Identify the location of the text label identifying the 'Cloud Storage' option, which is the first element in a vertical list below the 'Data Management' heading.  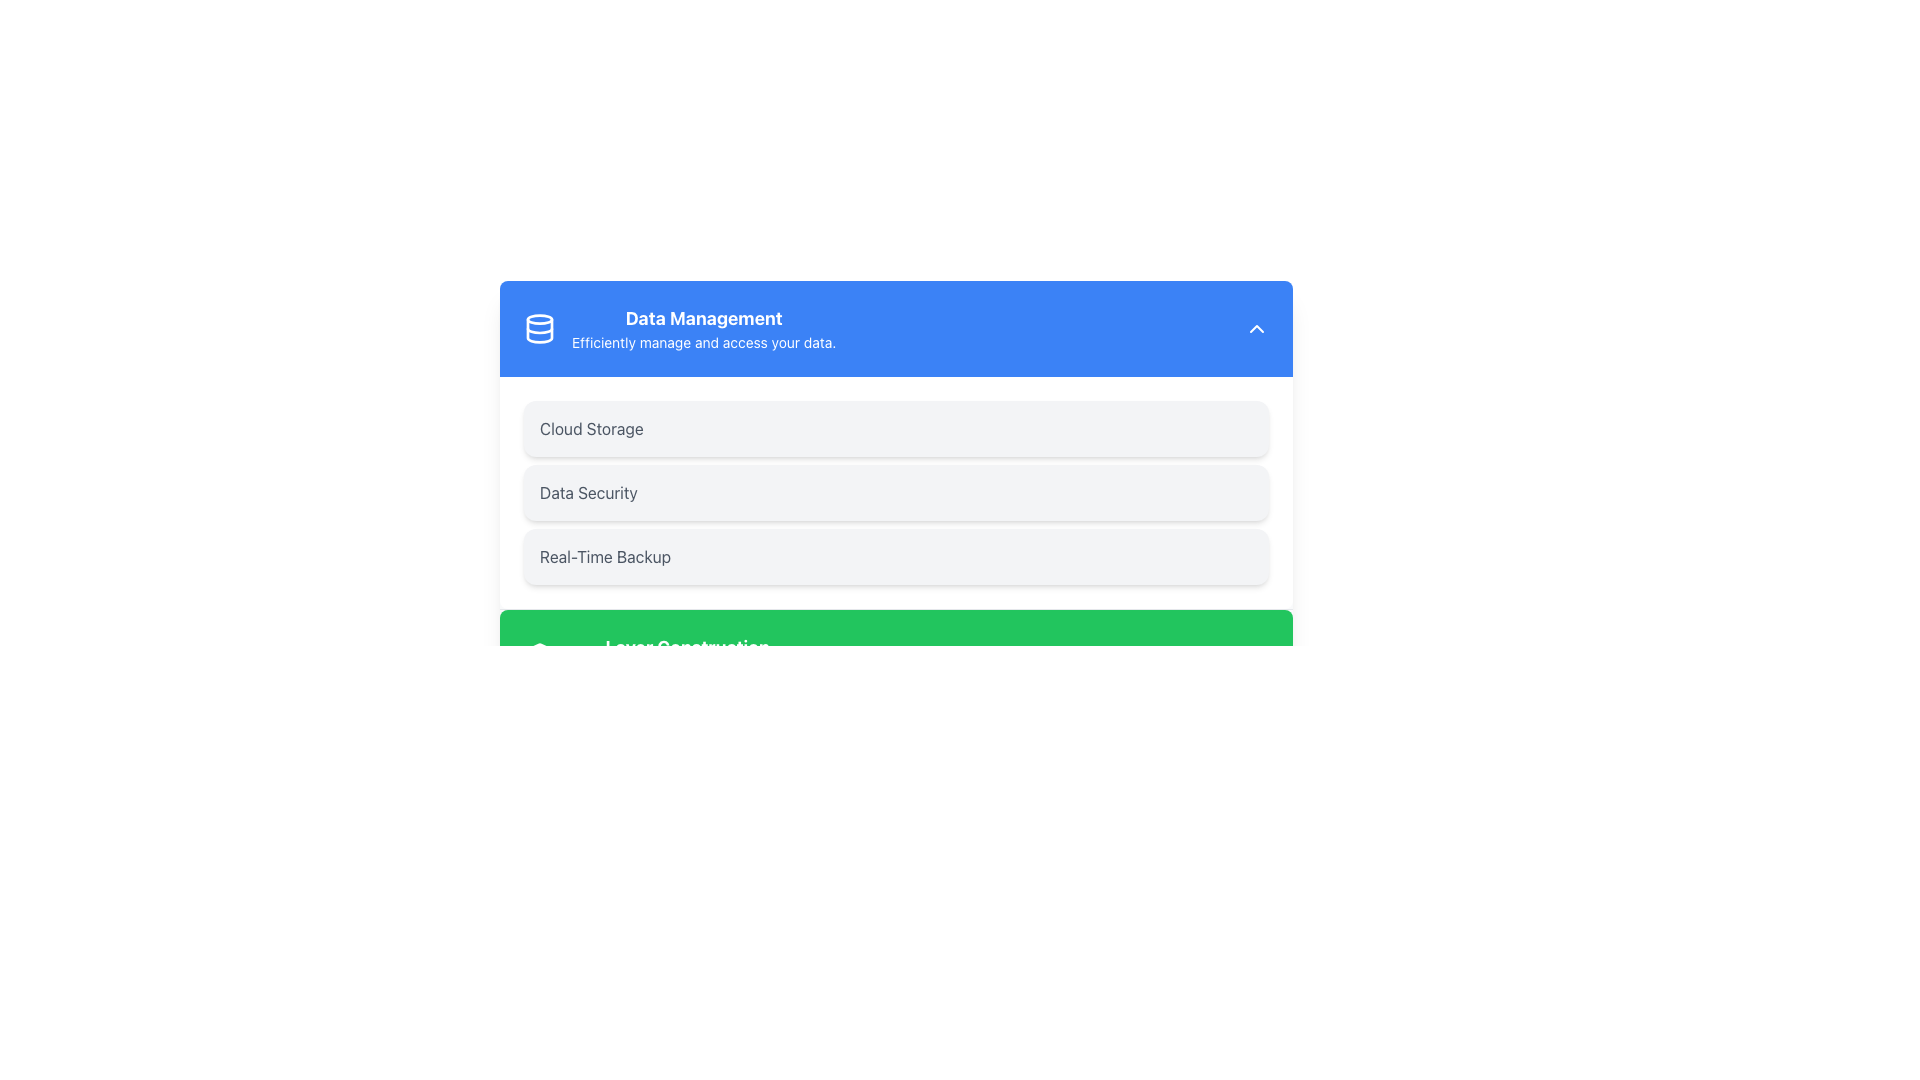
(590, 427).